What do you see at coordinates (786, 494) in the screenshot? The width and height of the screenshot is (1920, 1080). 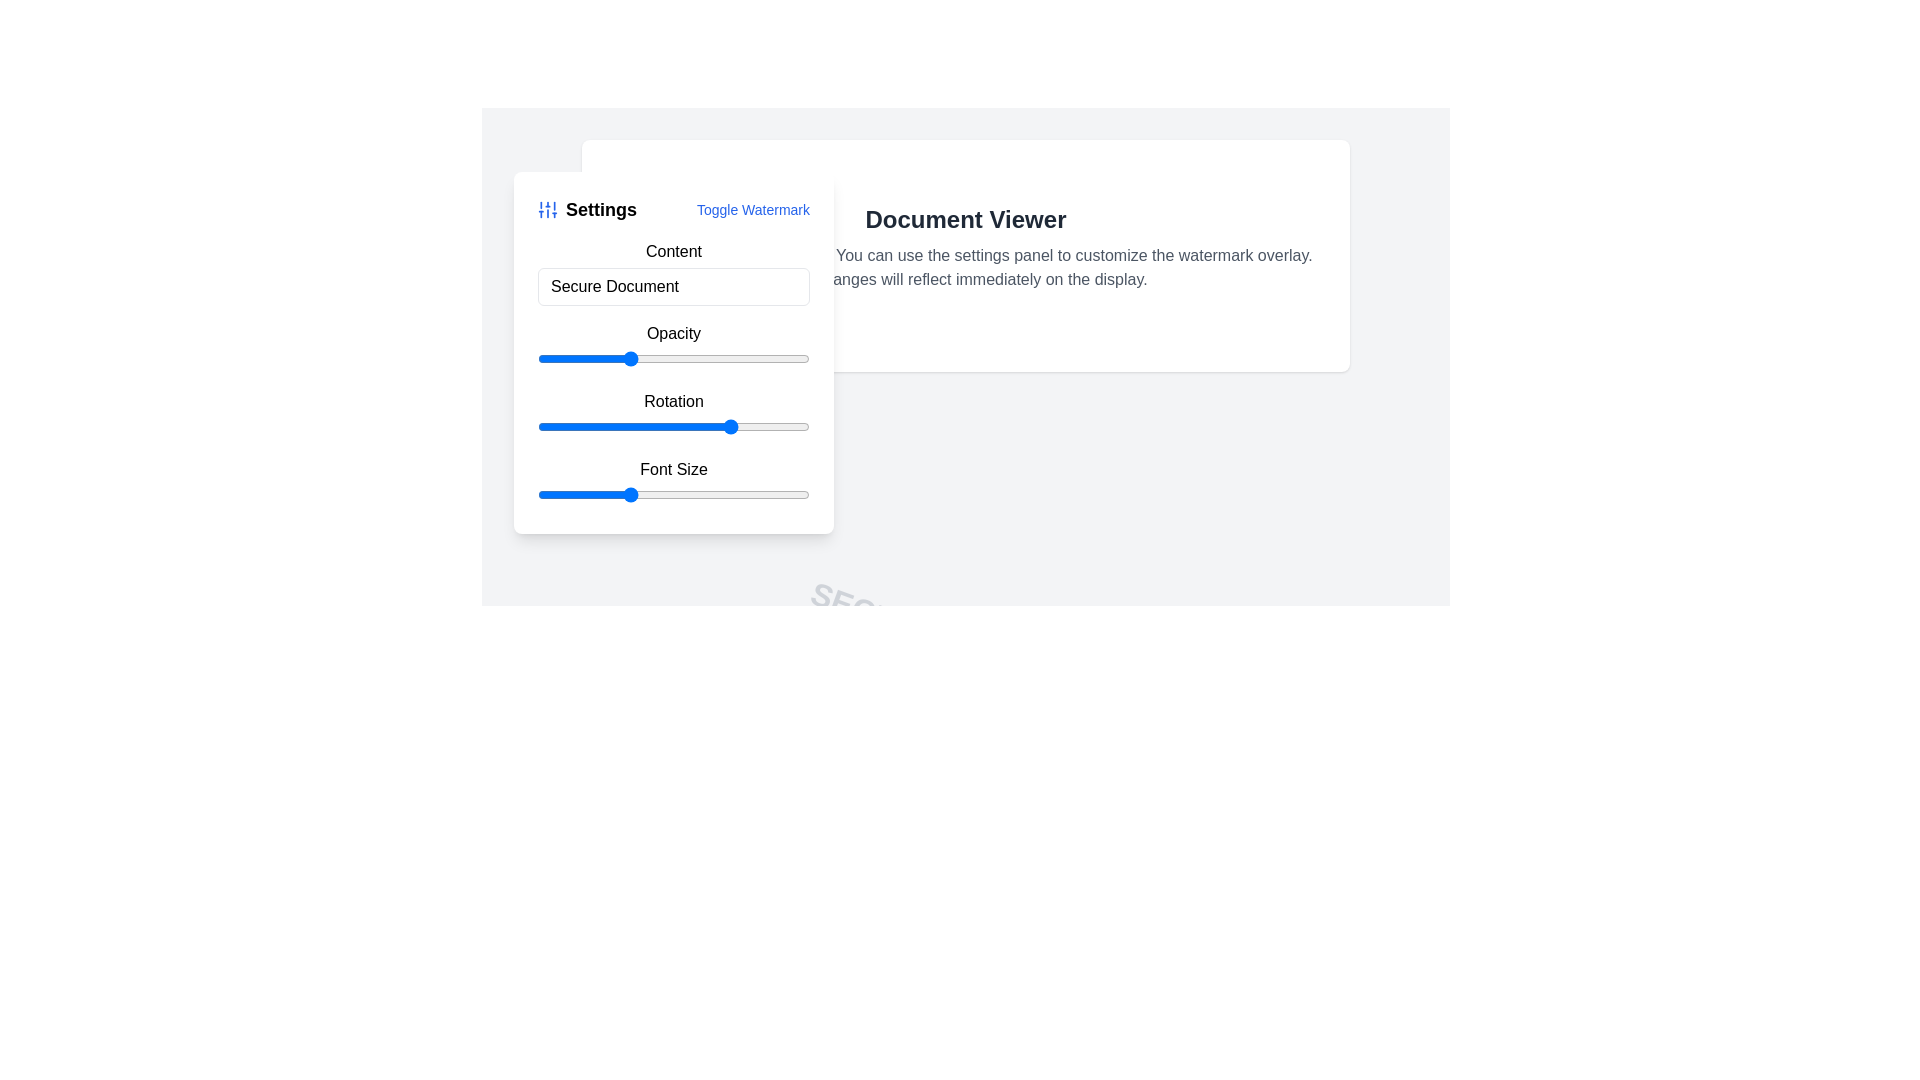 I see `the font size slider` at bounding box center [786, 494].